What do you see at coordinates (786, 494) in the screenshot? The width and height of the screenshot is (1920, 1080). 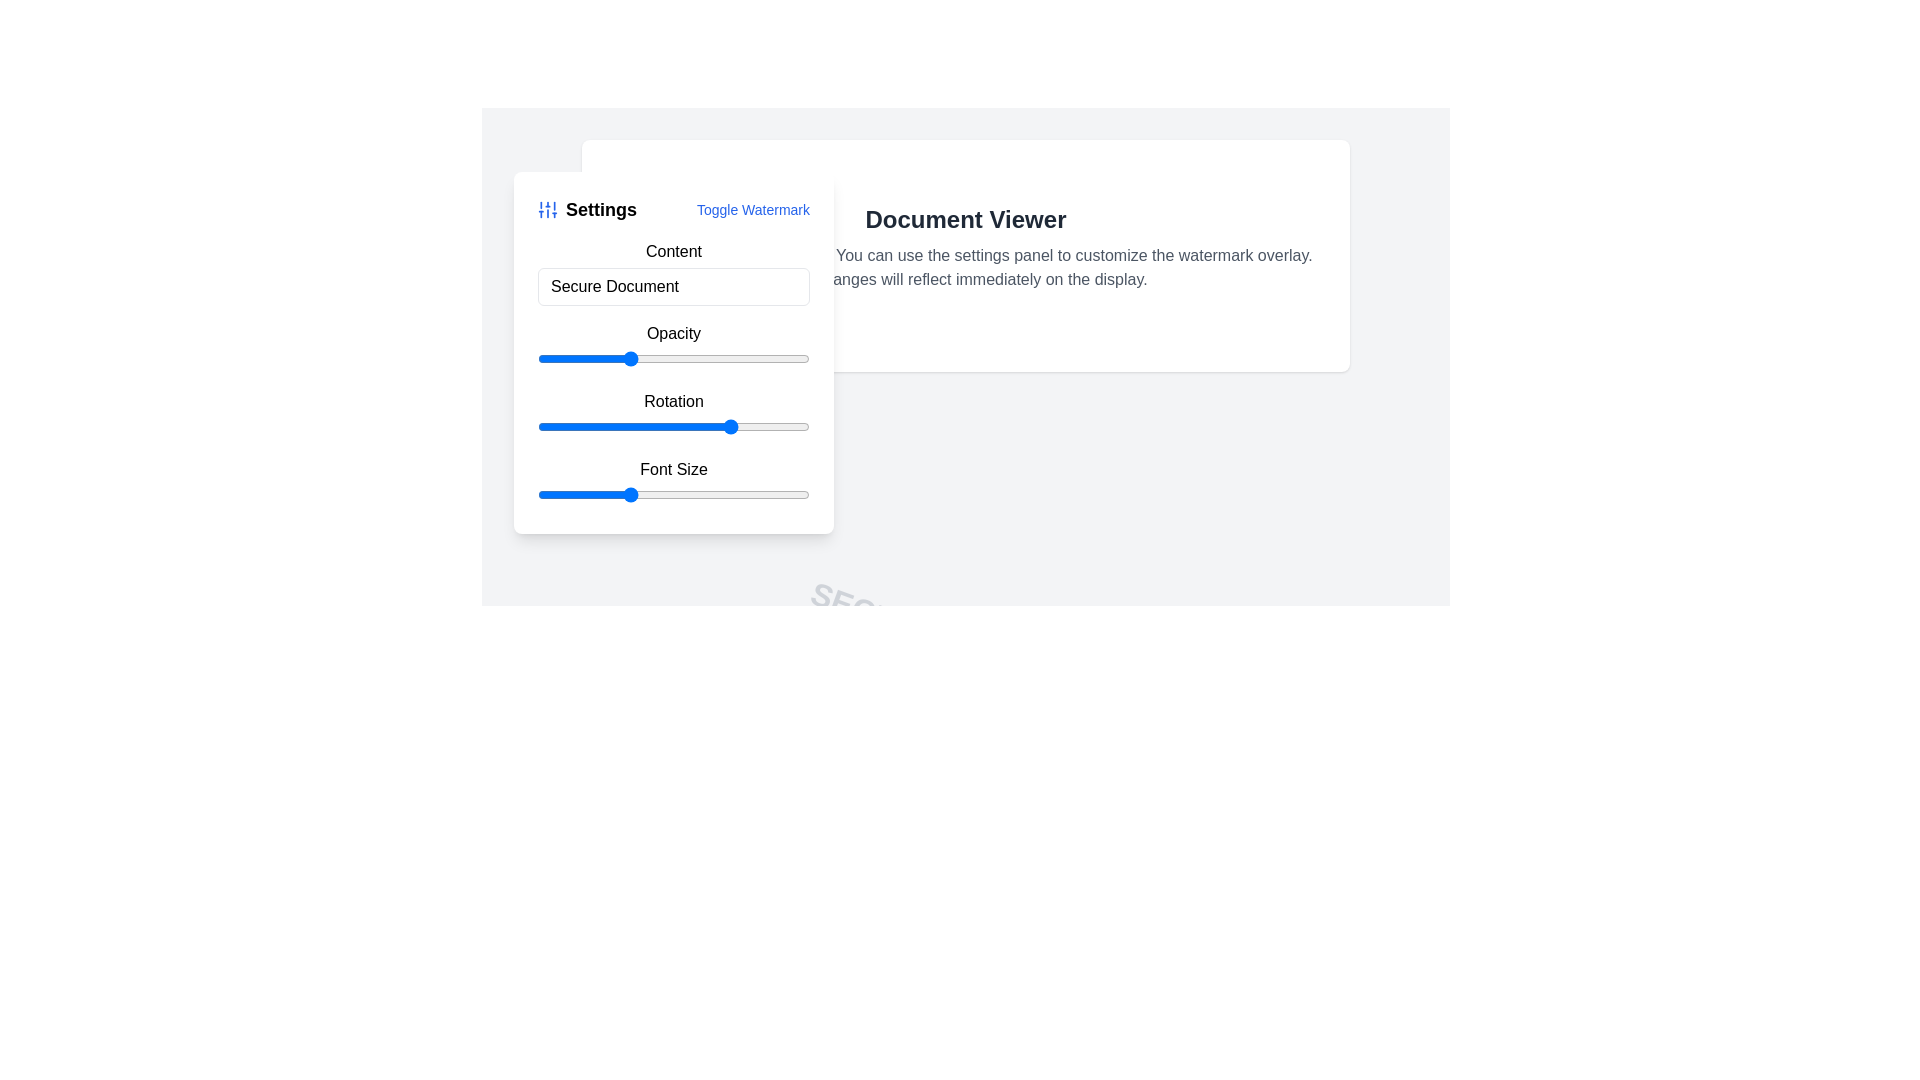 I see `the font size slider` at bounding box center [786, 494].